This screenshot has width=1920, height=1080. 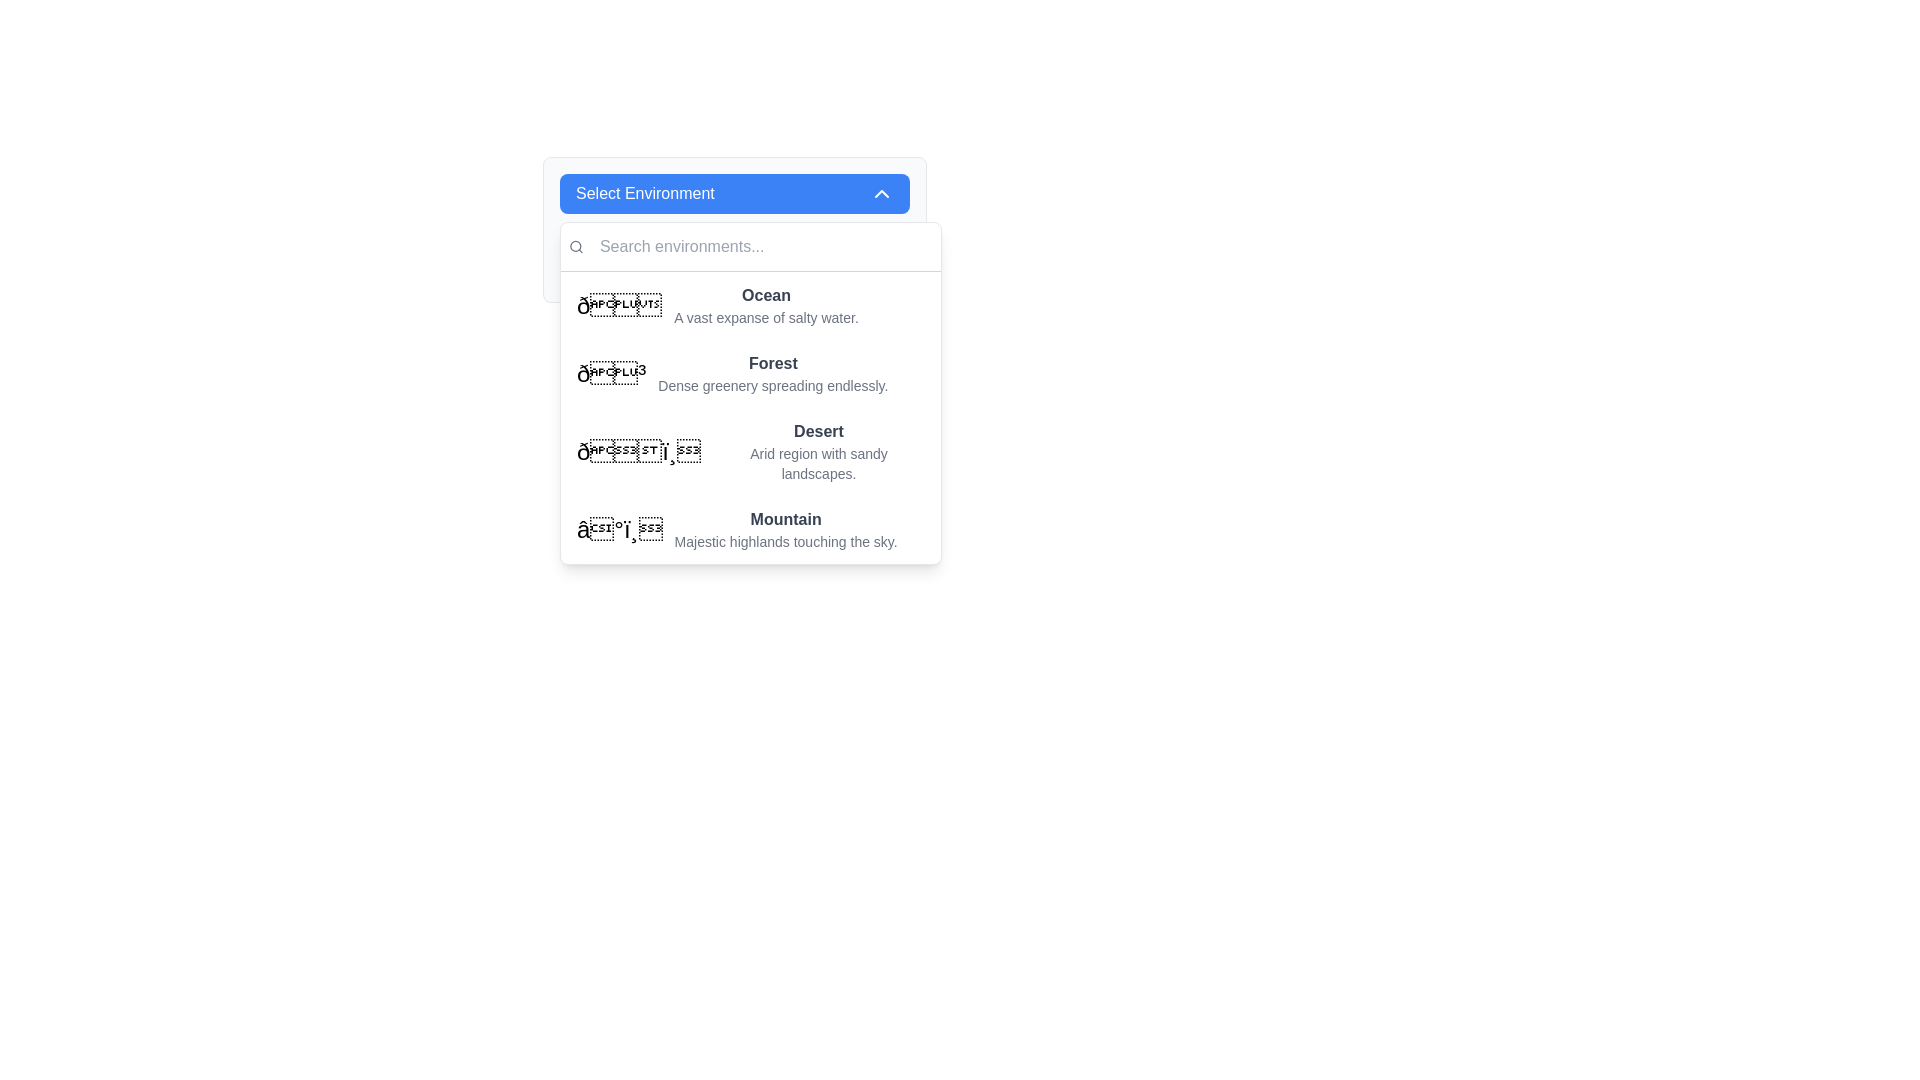 What do you see at coordinates (749, 451) in the screenshot?
I see `the 'Desert' option in the dropdown menu` at bounding box center [749, 451].